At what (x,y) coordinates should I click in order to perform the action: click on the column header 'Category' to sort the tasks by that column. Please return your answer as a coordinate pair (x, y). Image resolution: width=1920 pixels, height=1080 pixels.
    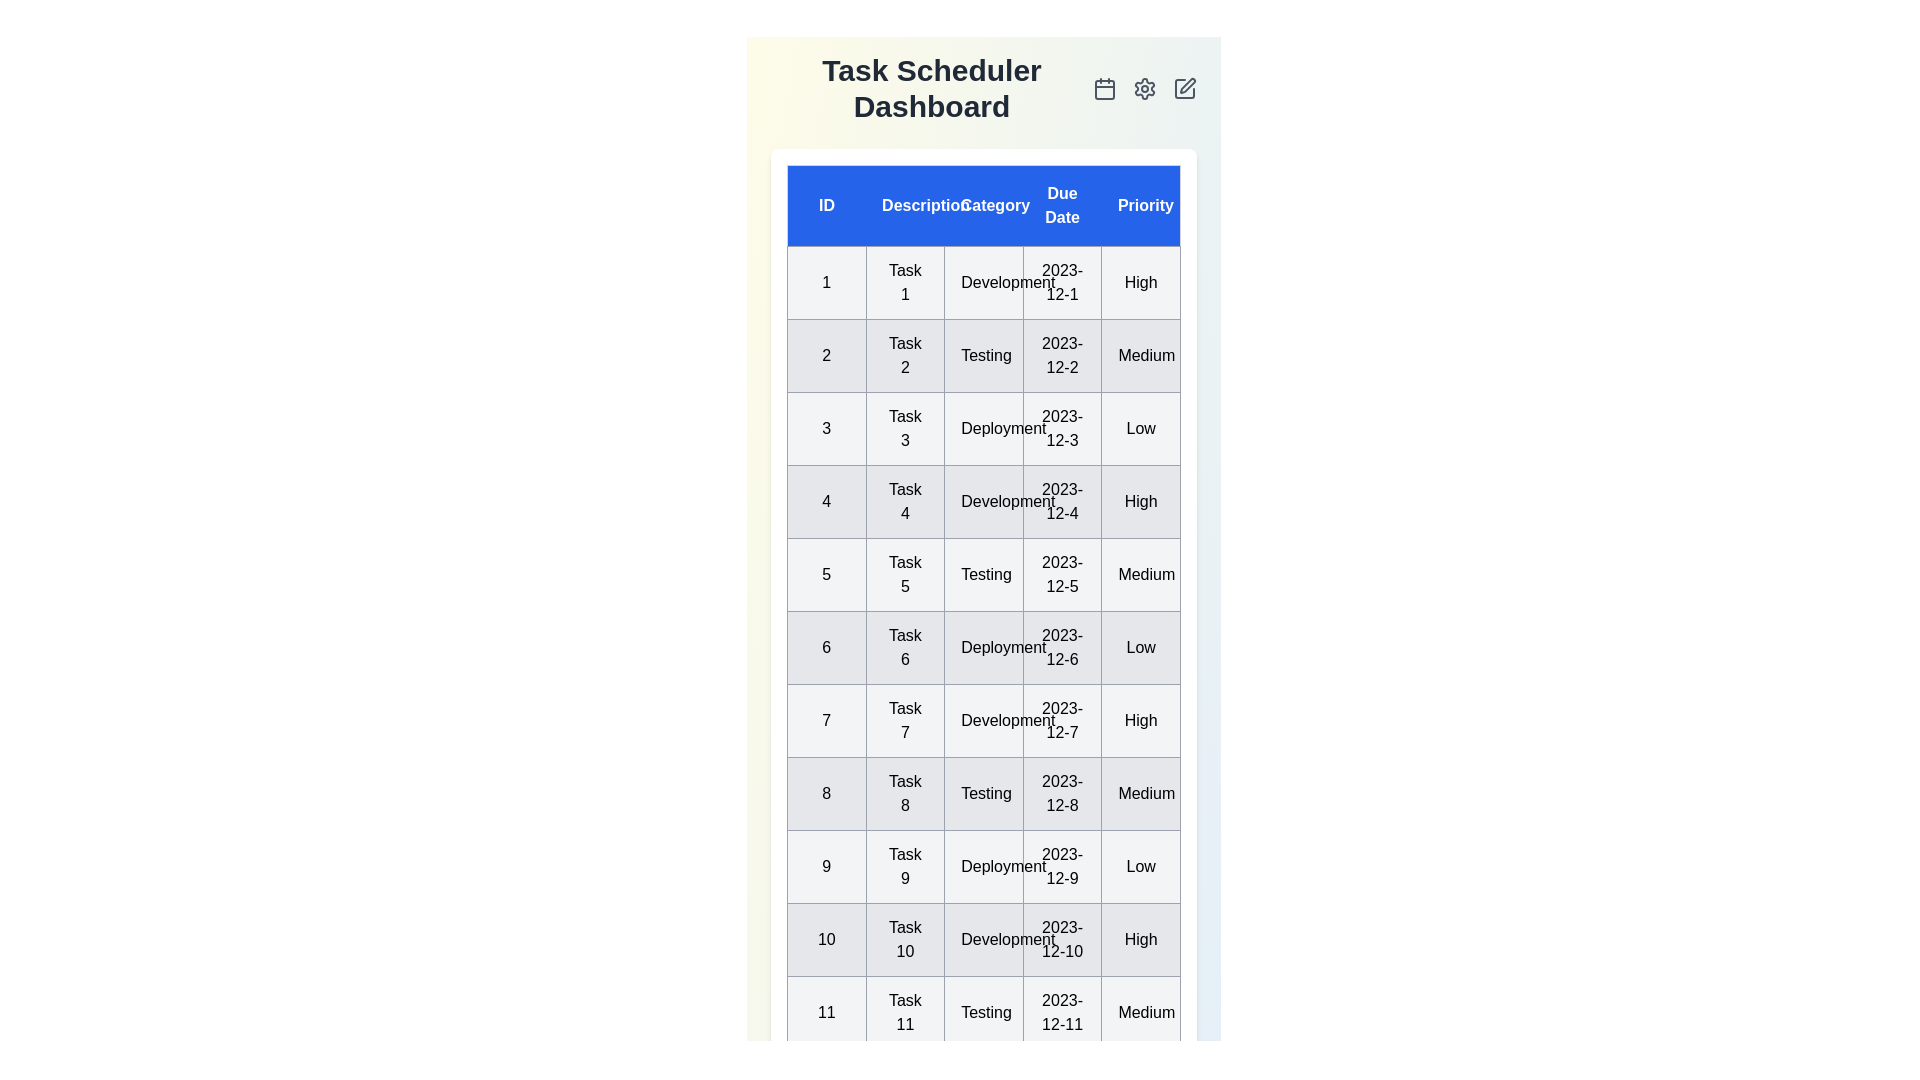
    Looking at the image, I should click on (983, 205).